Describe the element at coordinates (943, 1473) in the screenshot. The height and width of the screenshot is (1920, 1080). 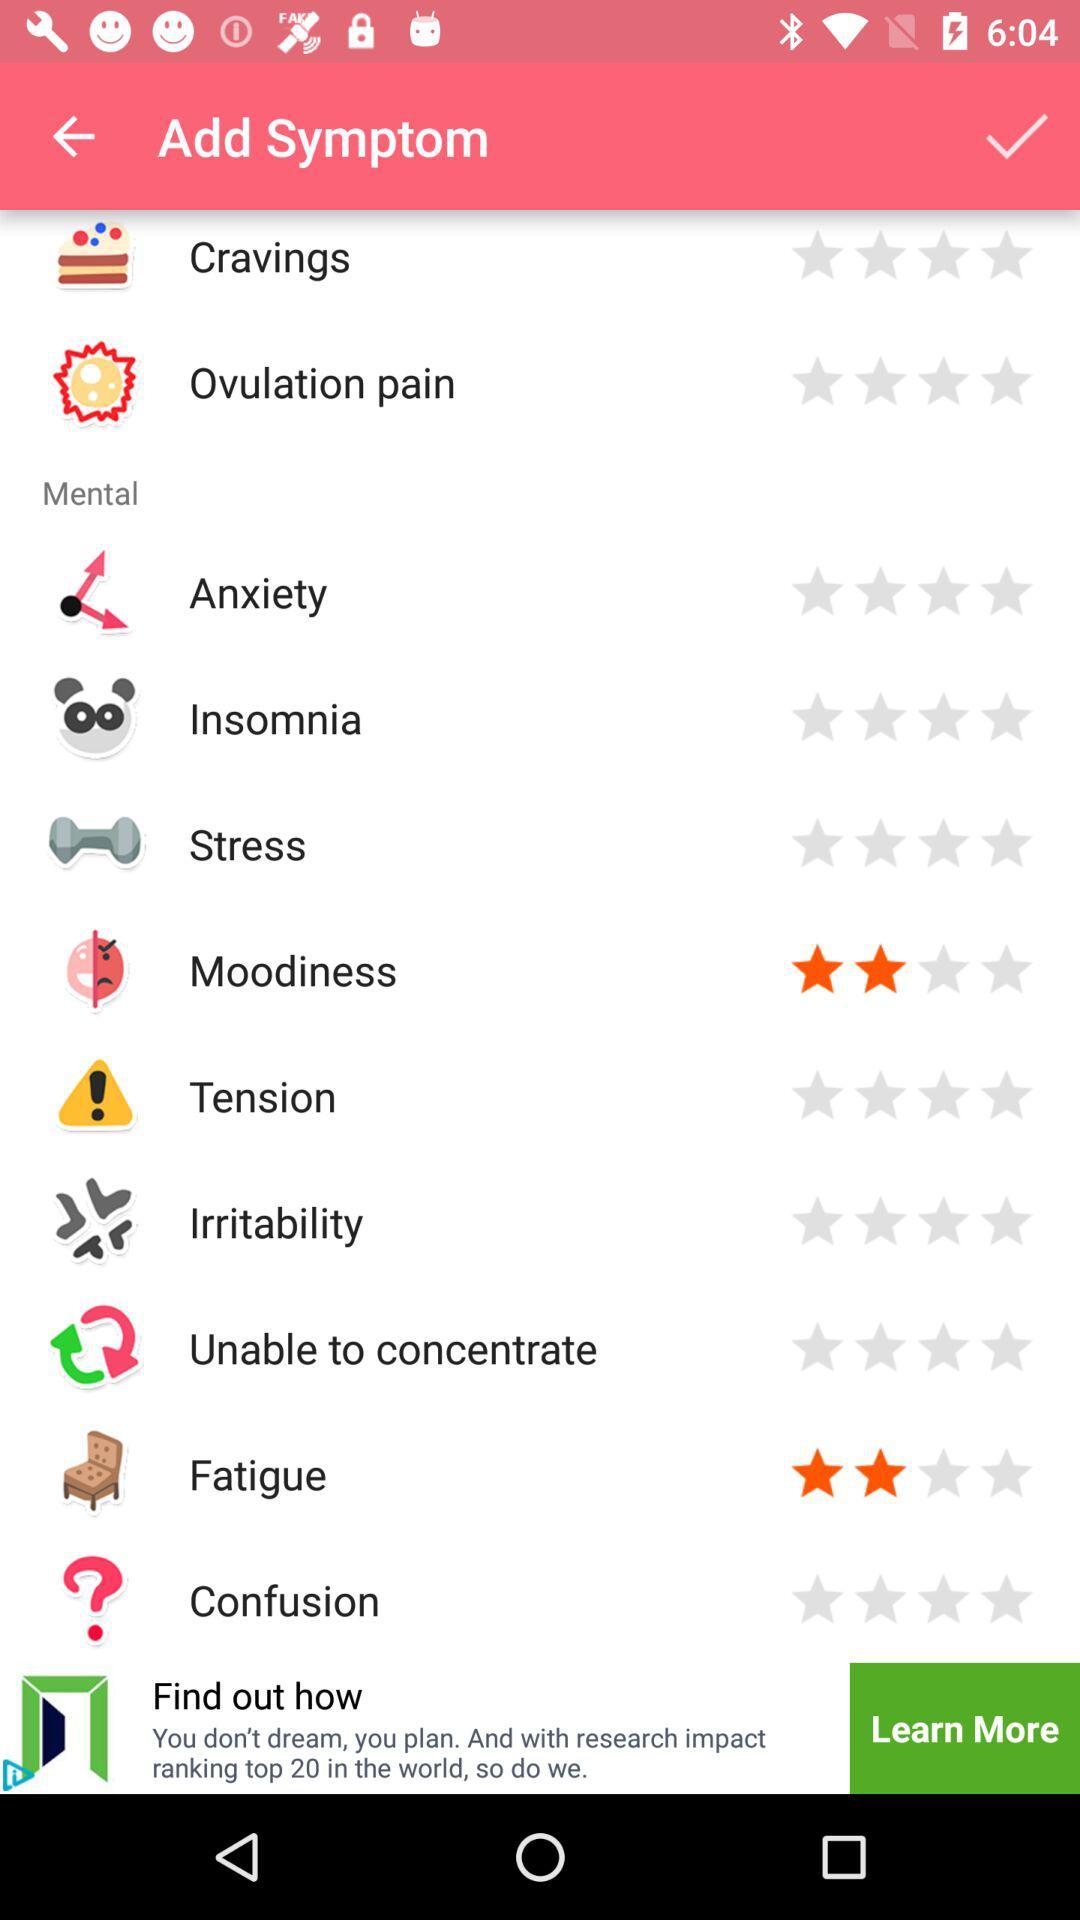
I see `3 star rating` at that location.